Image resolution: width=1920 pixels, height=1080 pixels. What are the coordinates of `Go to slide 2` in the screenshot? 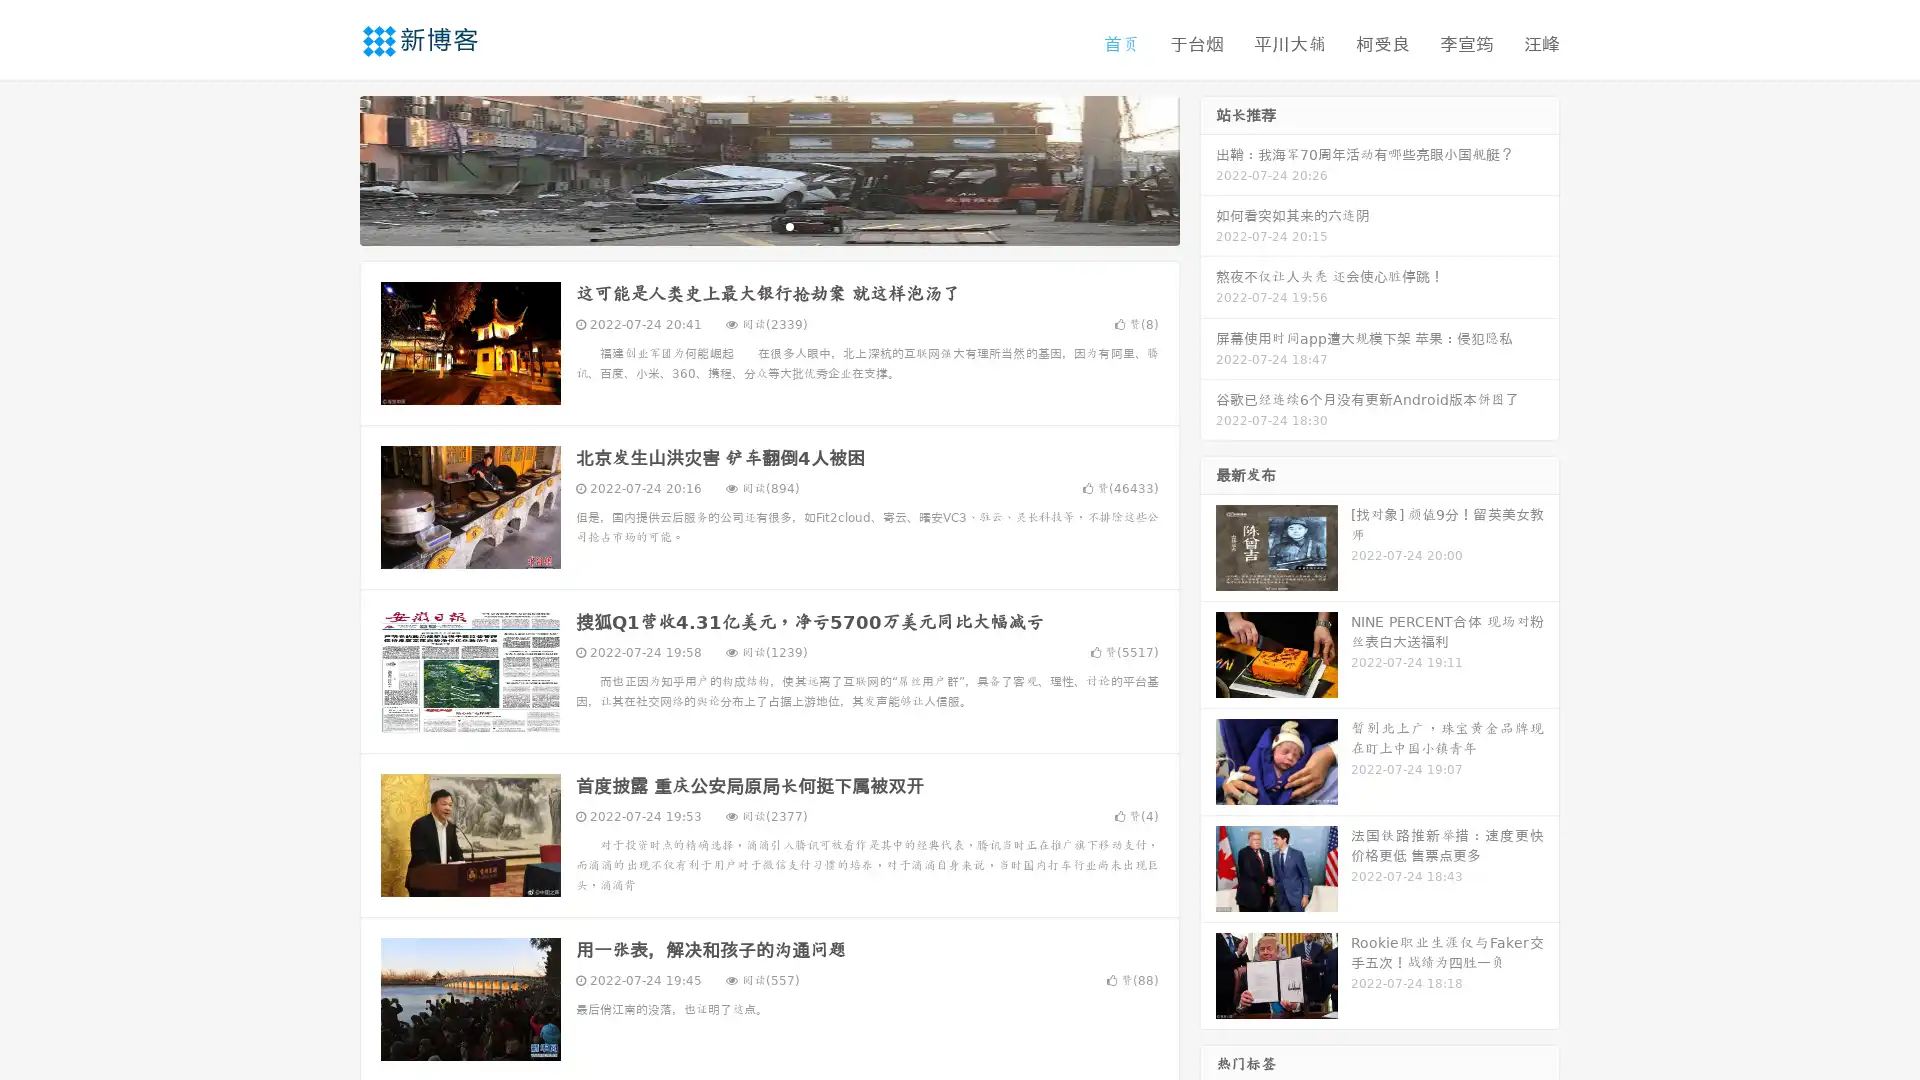 It's located at (768, 225).